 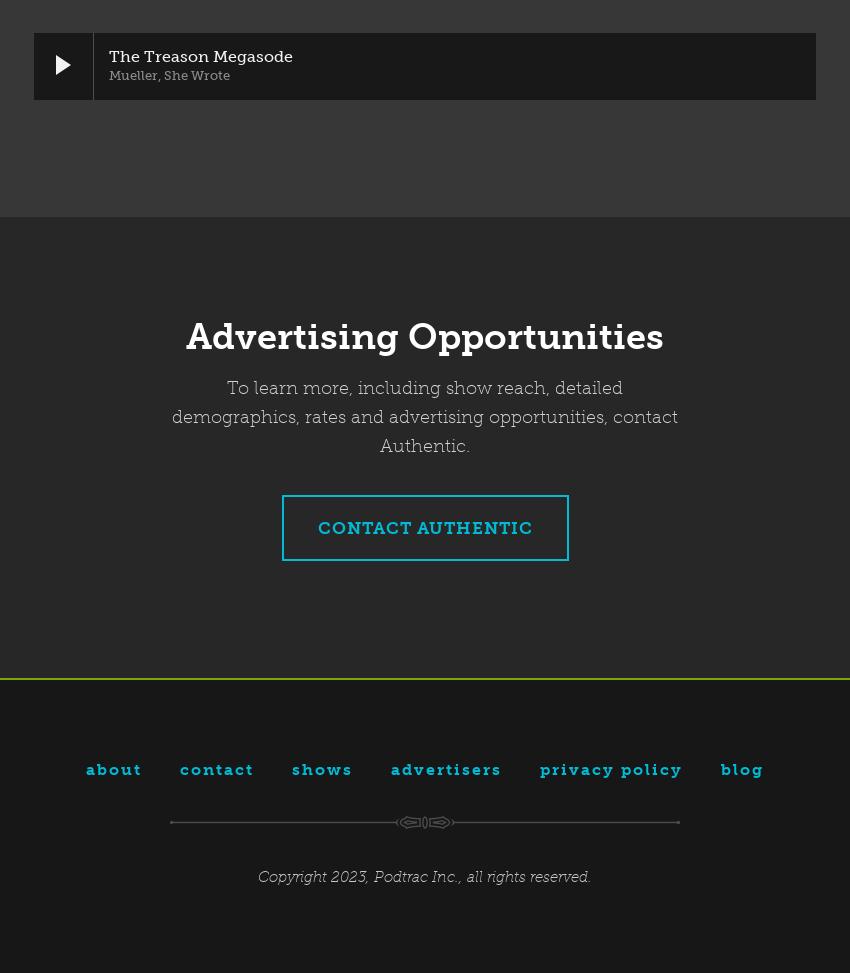 I want to click on 'Copyright 2023, Podtrac Inc., all rights reserved.', so click(x=425, y=875).